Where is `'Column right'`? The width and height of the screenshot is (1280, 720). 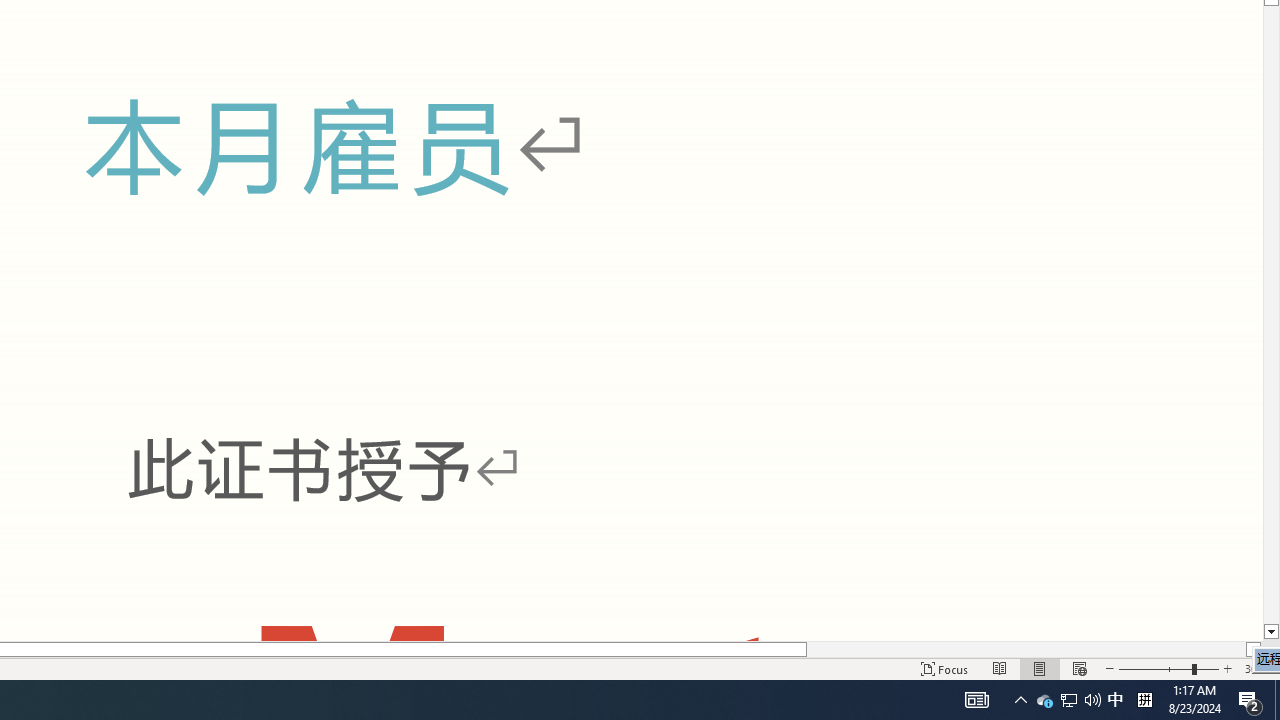 'Column right' is located at coordinates (1253, 649).